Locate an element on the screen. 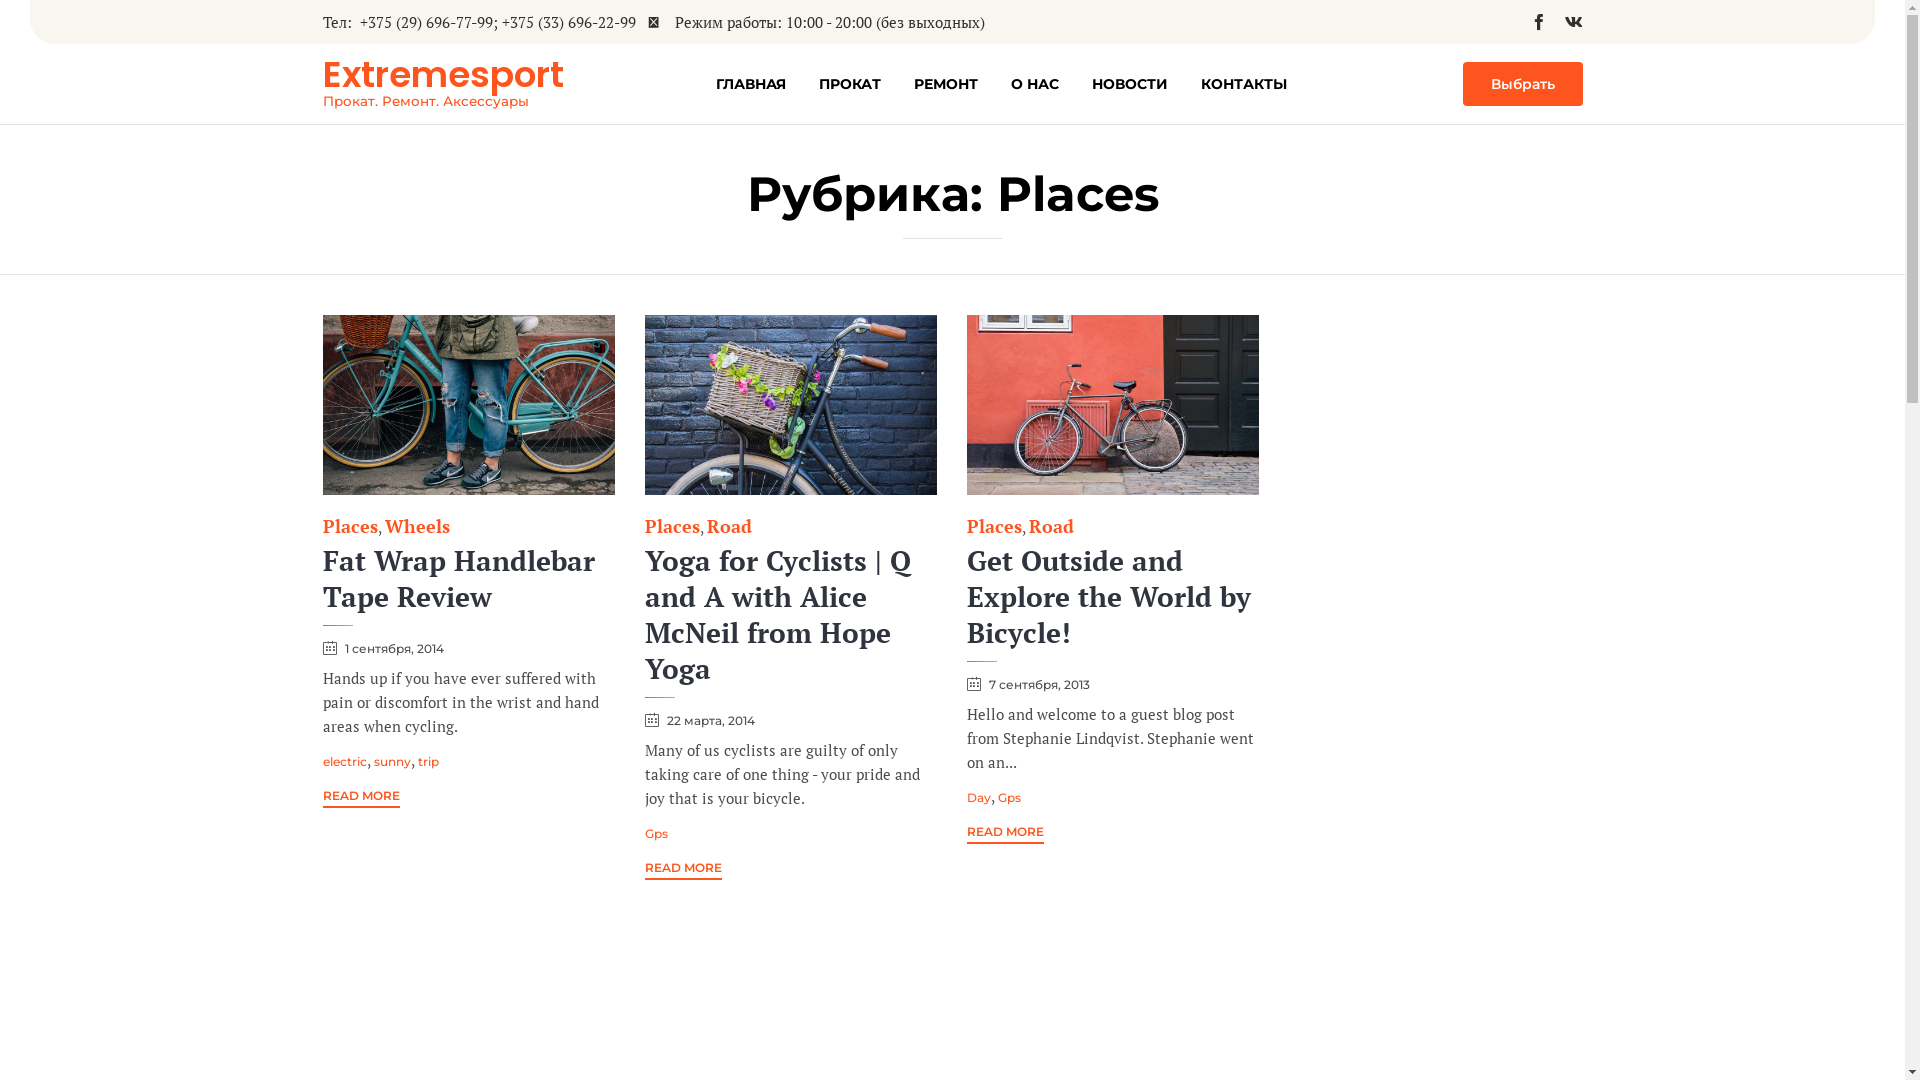 The image size is (1920, 1080). 'Places' is located at coordinates (643, 525).